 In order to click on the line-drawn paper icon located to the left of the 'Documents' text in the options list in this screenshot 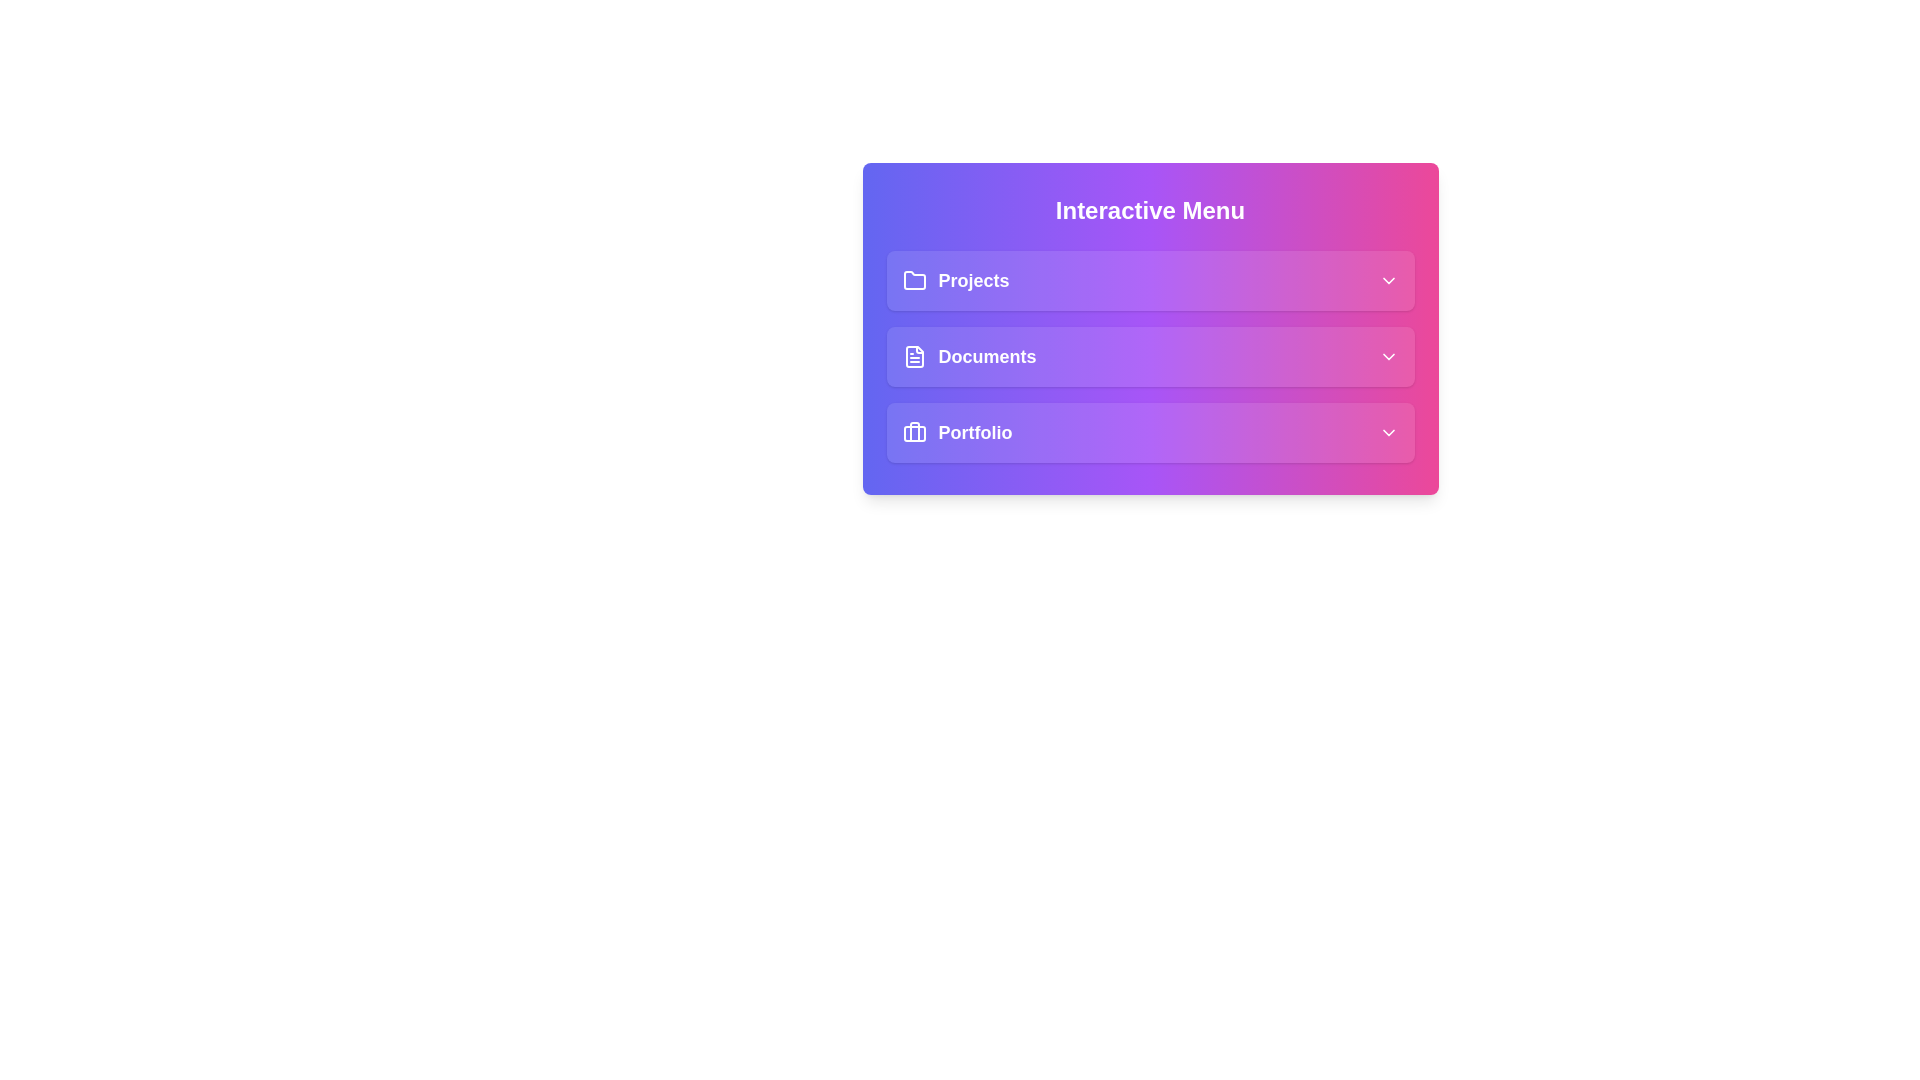, I will do `click(913, 356)`.